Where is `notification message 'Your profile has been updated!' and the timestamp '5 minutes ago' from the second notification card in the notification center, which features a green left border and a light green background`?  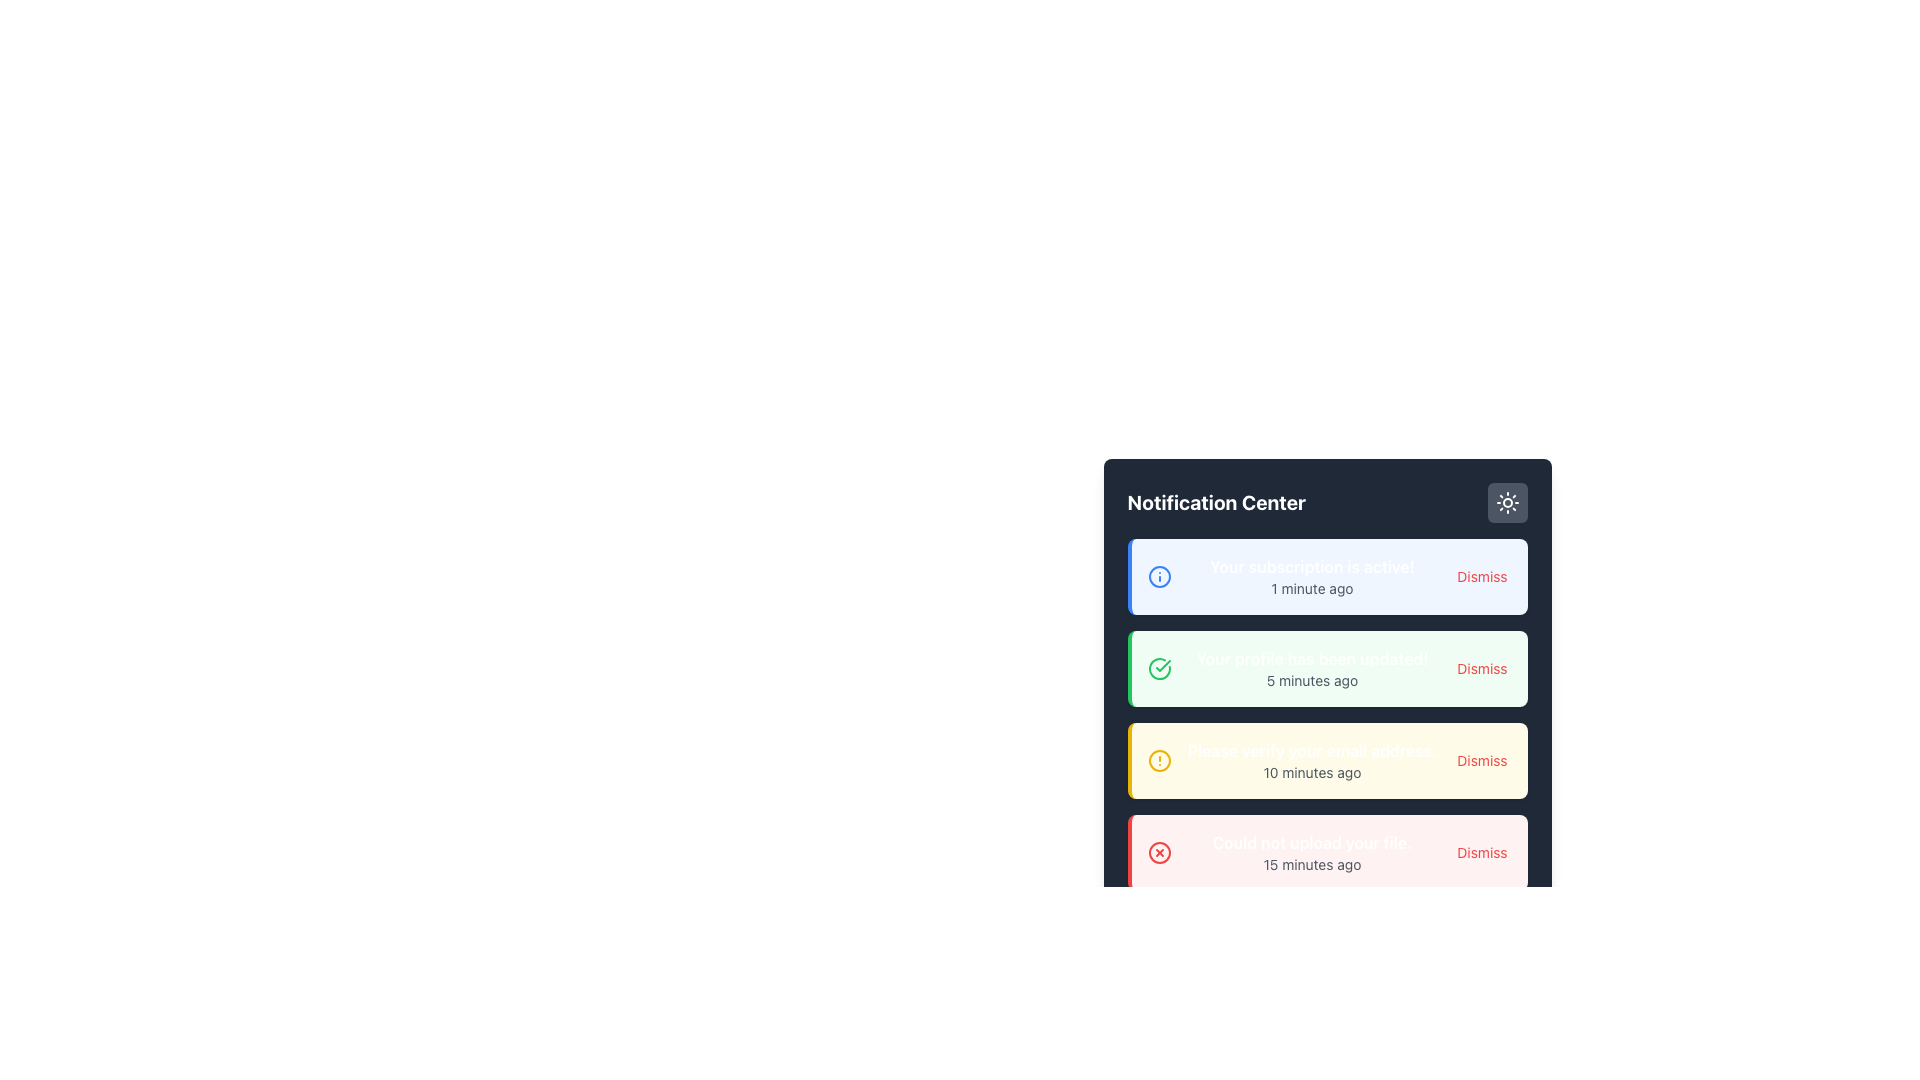
notification message 'Your profile has been updated!' and the timestamp '5 minutes ago' from the second notification card in the notification center, which features a green left border and a light green background is located at coordinates (1327, 668).